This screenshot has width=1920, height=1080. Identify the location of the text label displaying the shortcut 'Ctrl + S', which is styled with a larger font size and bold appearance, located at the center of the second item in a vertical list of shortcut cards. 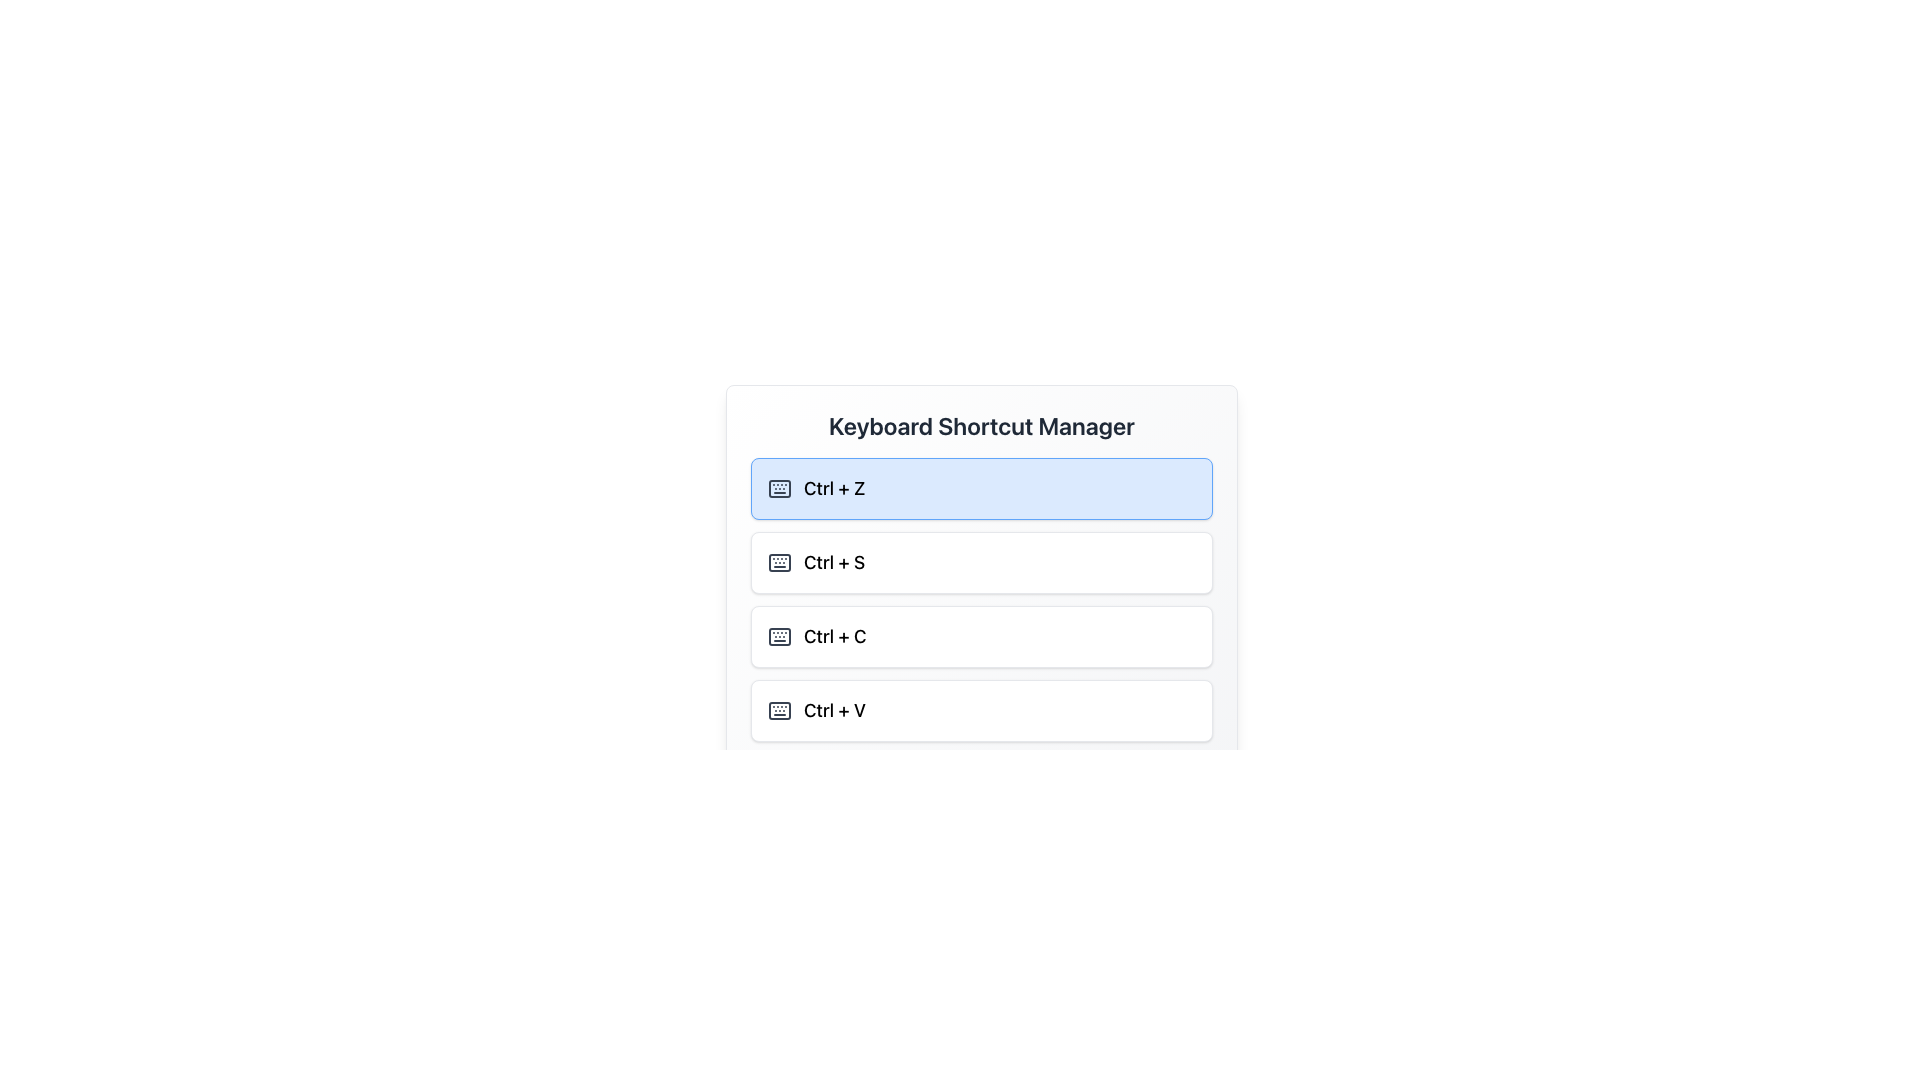
(834, 563).